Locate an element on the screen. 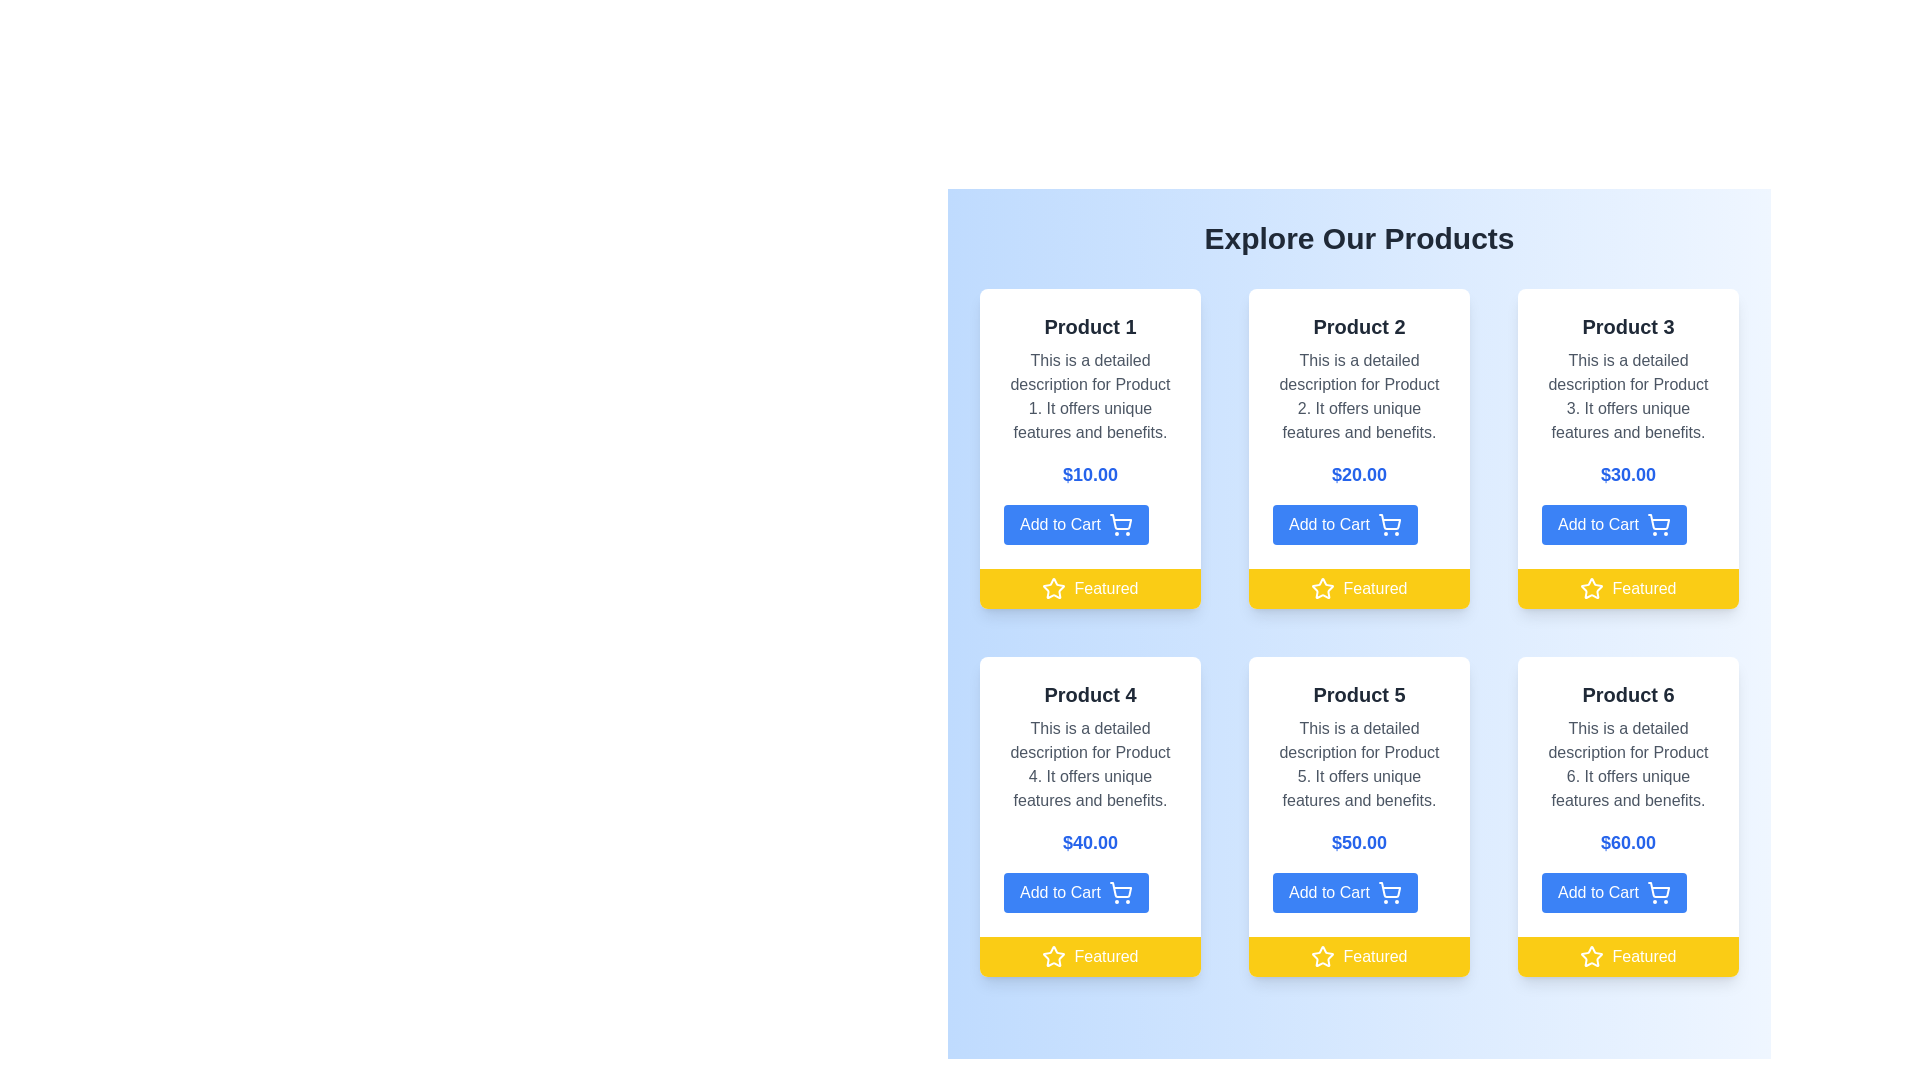 The width and height of the screenshot is (1920, 1080). the text label displaying 'Product 4', which is prominently styled and located at the top of its respective product card in a 3x2 grid layout is located at coordinates (1089, 693).